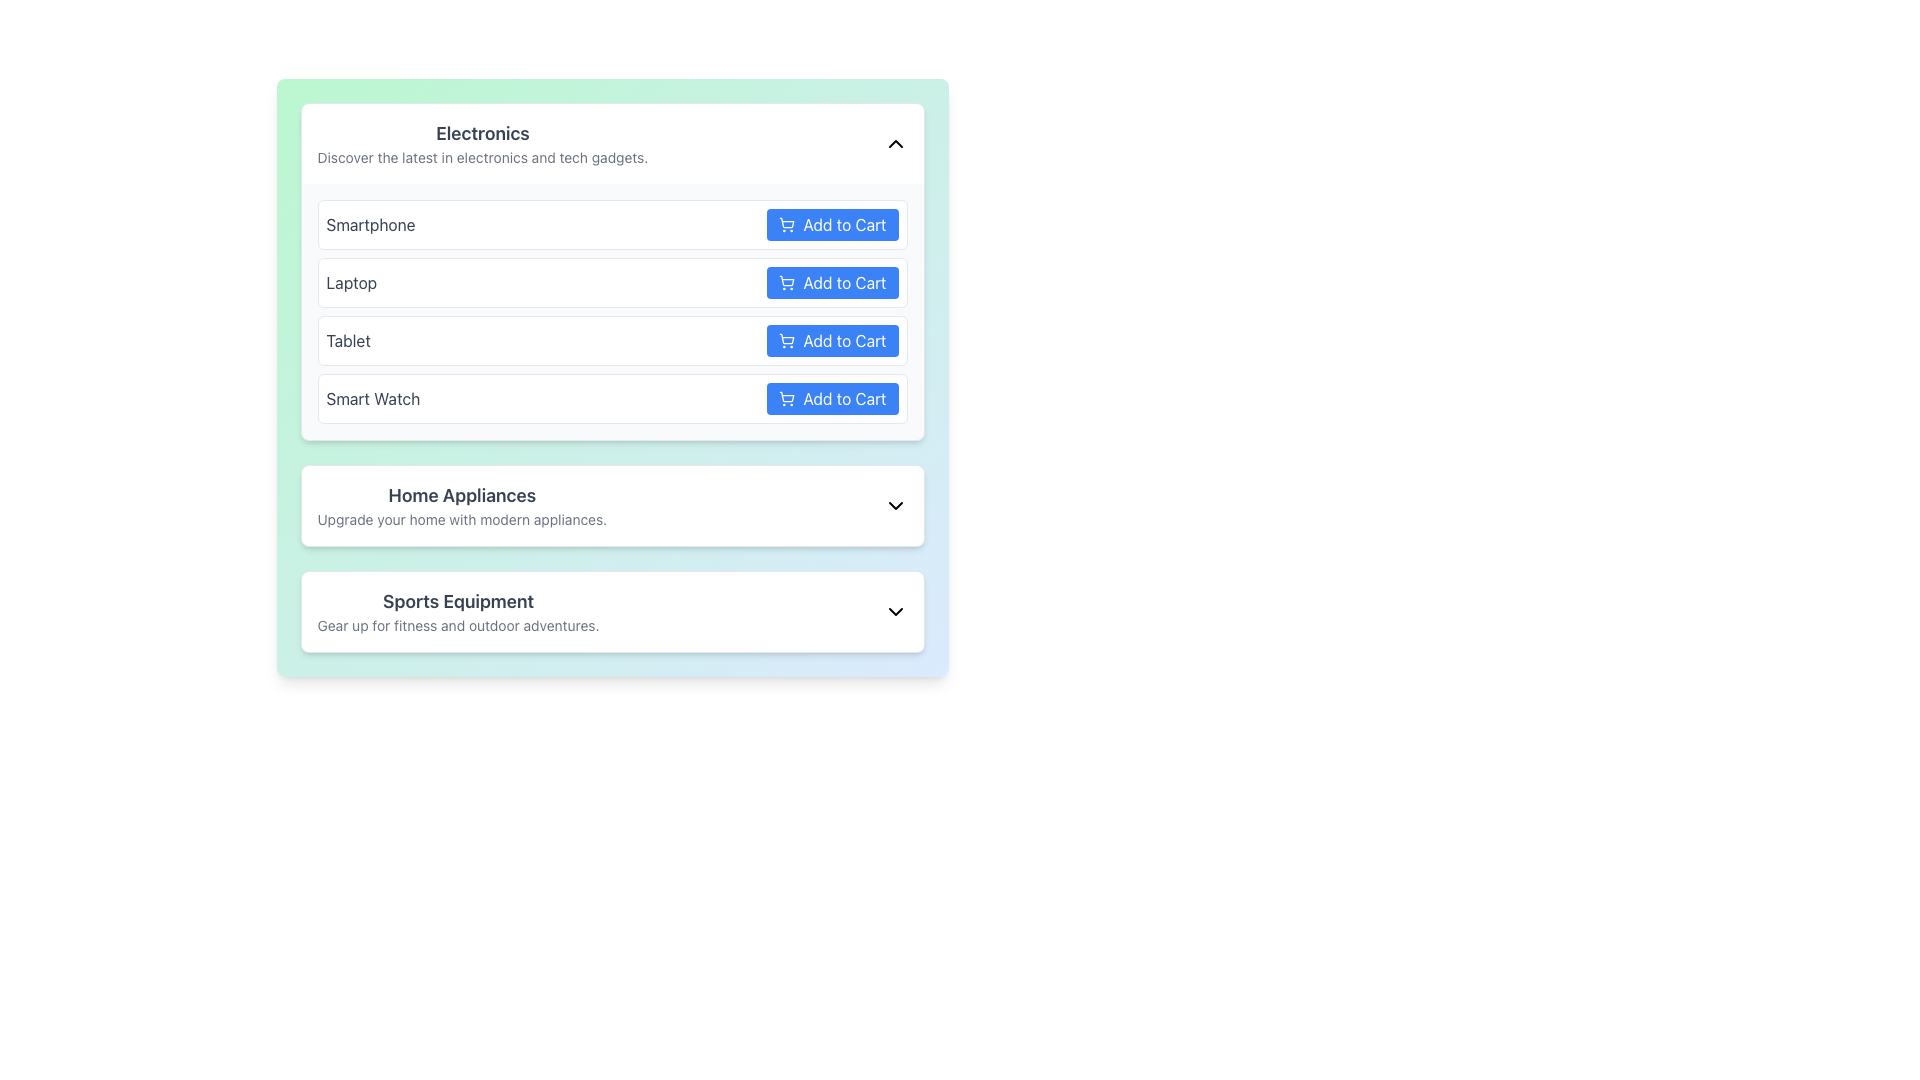 The height and width of the screenshot is (1080, 1920). Describe the element at coordinates (482, 142) in the screenshot. I see `the textual heading` at that location.